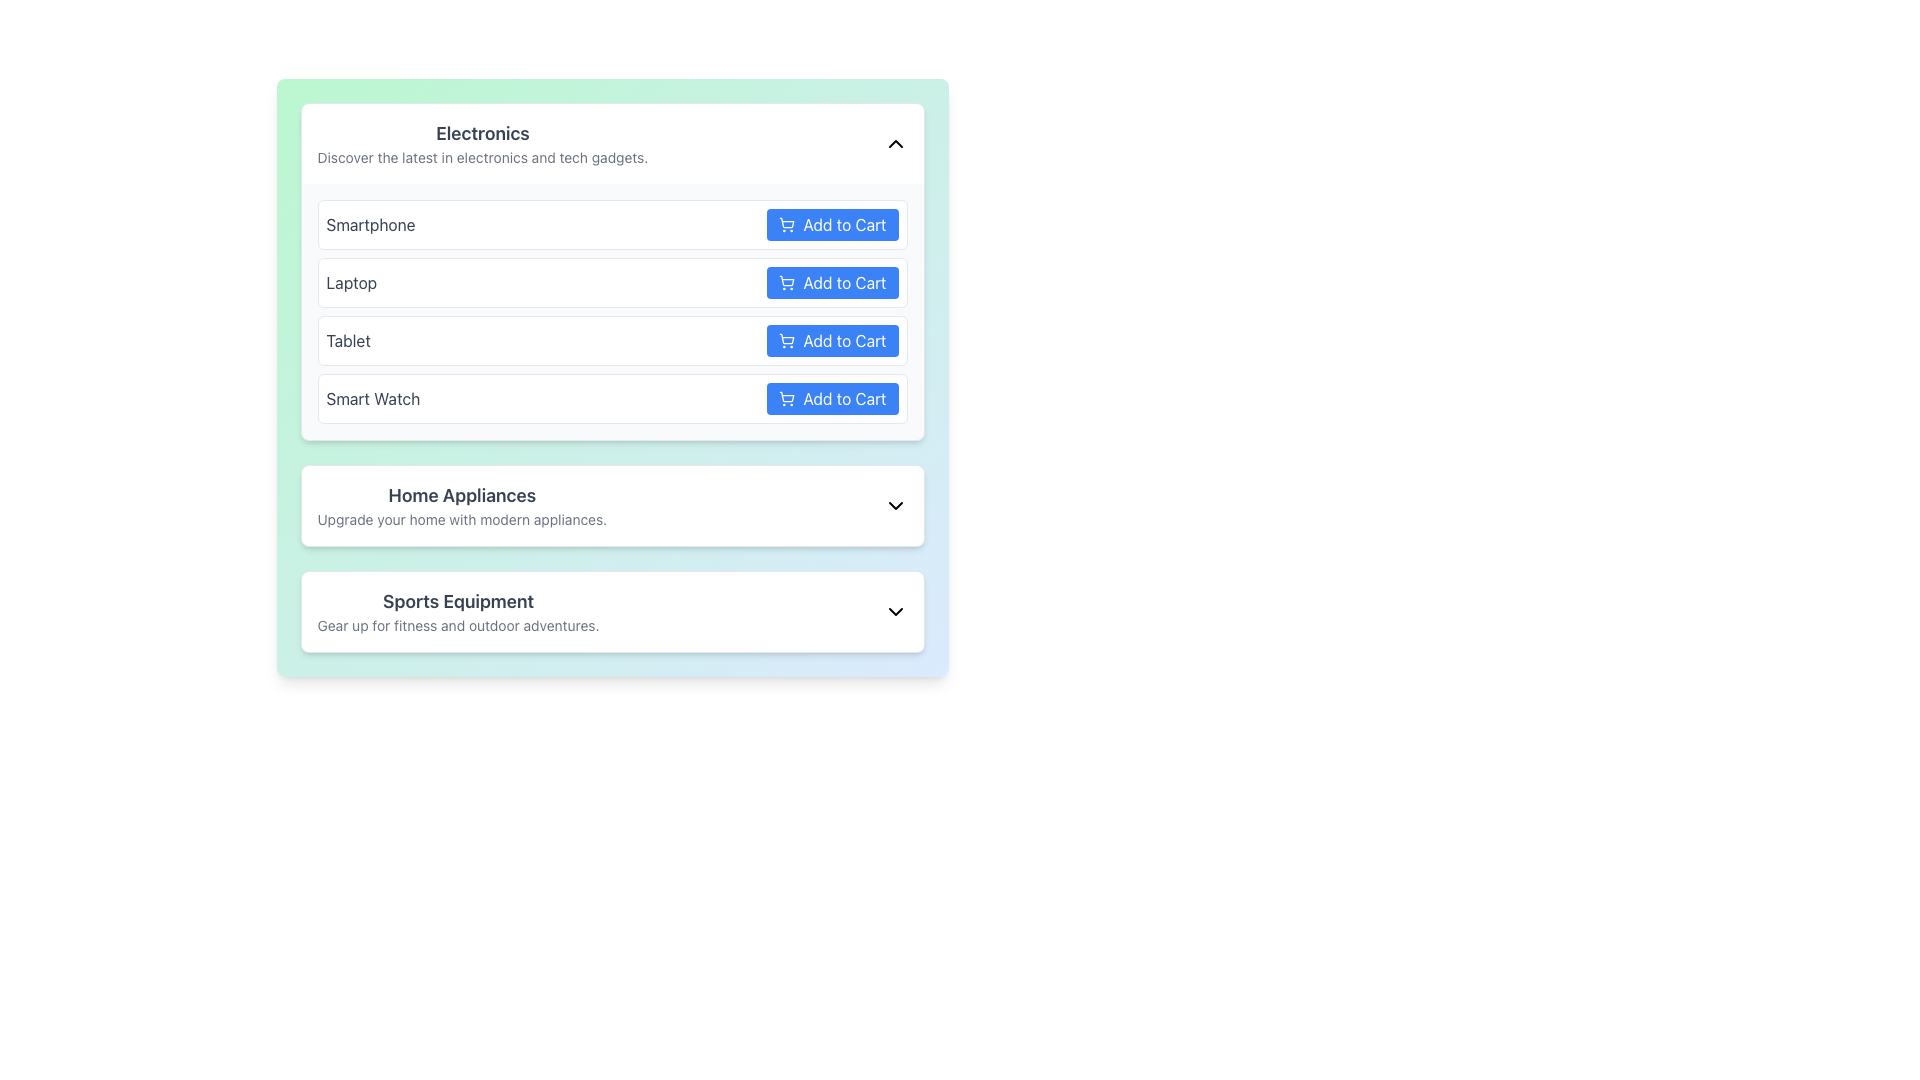 The height and width of the screenshot is (1080, 1920). Describe the element at coordinates (482, 142) in the screenshot. I see `the textual heading` at that location.